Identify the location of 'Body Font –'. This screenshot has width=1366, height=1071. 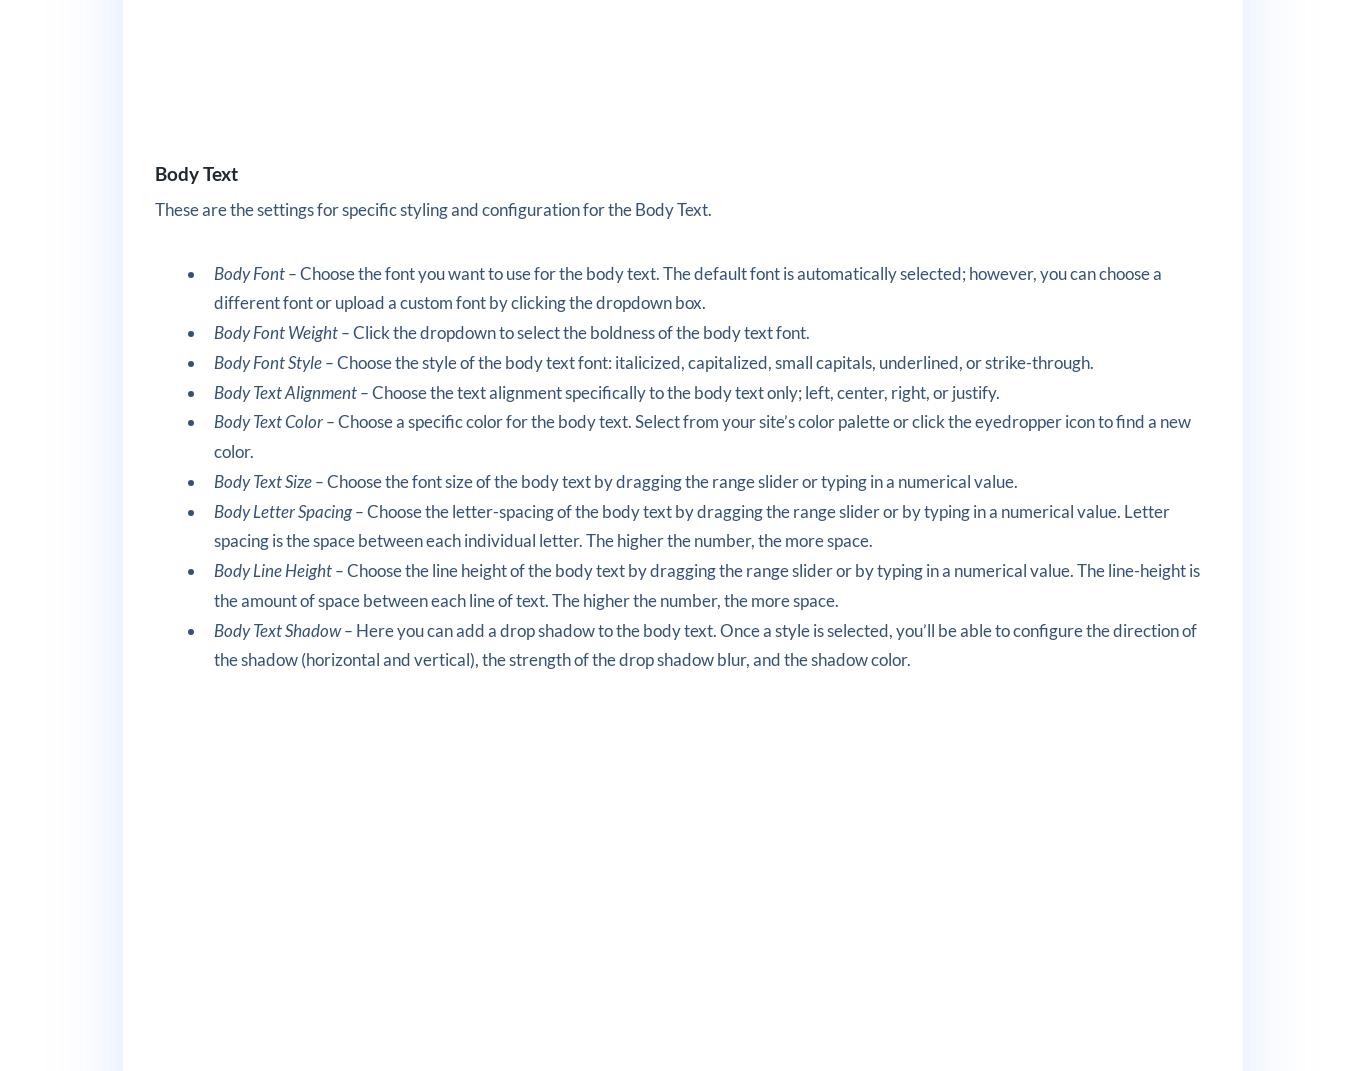
(256, 272).